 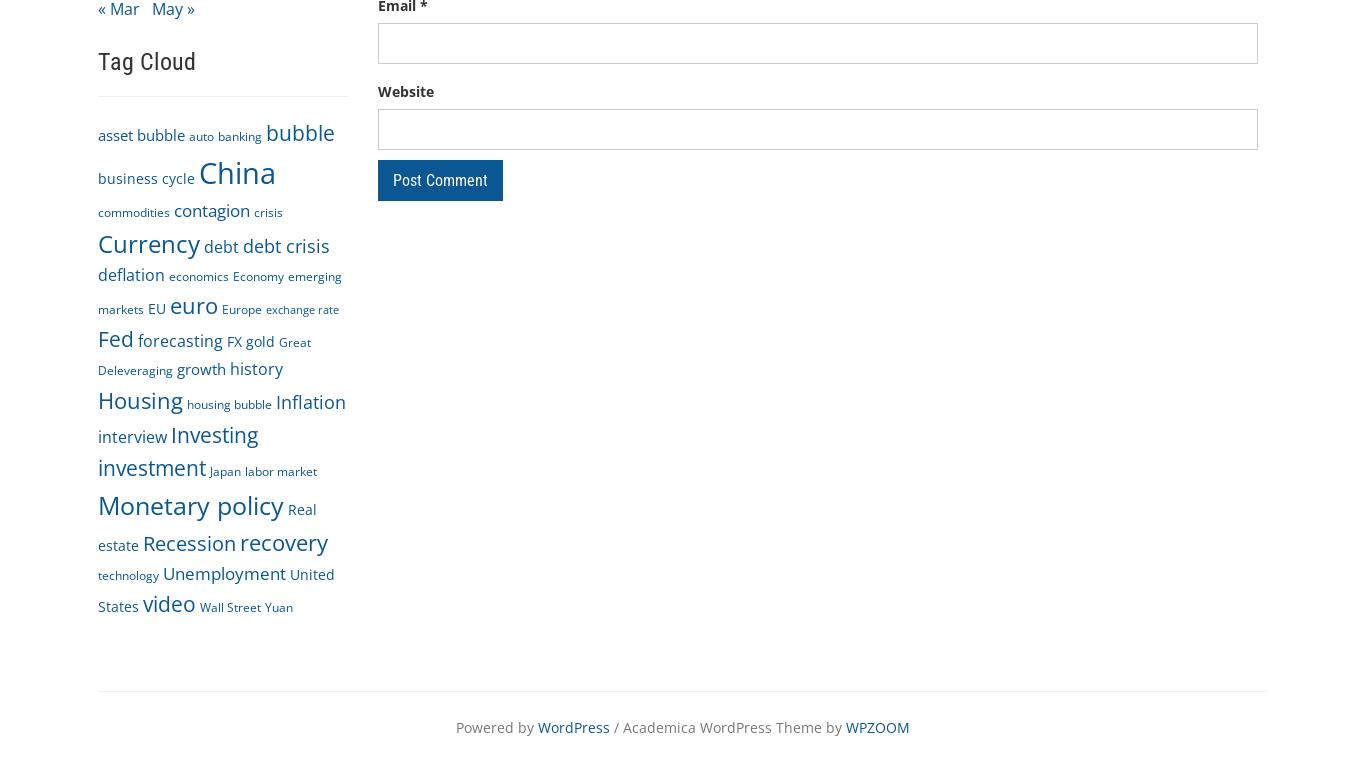 I want to click on 'WPZOOM', so click(x=844, y=726).